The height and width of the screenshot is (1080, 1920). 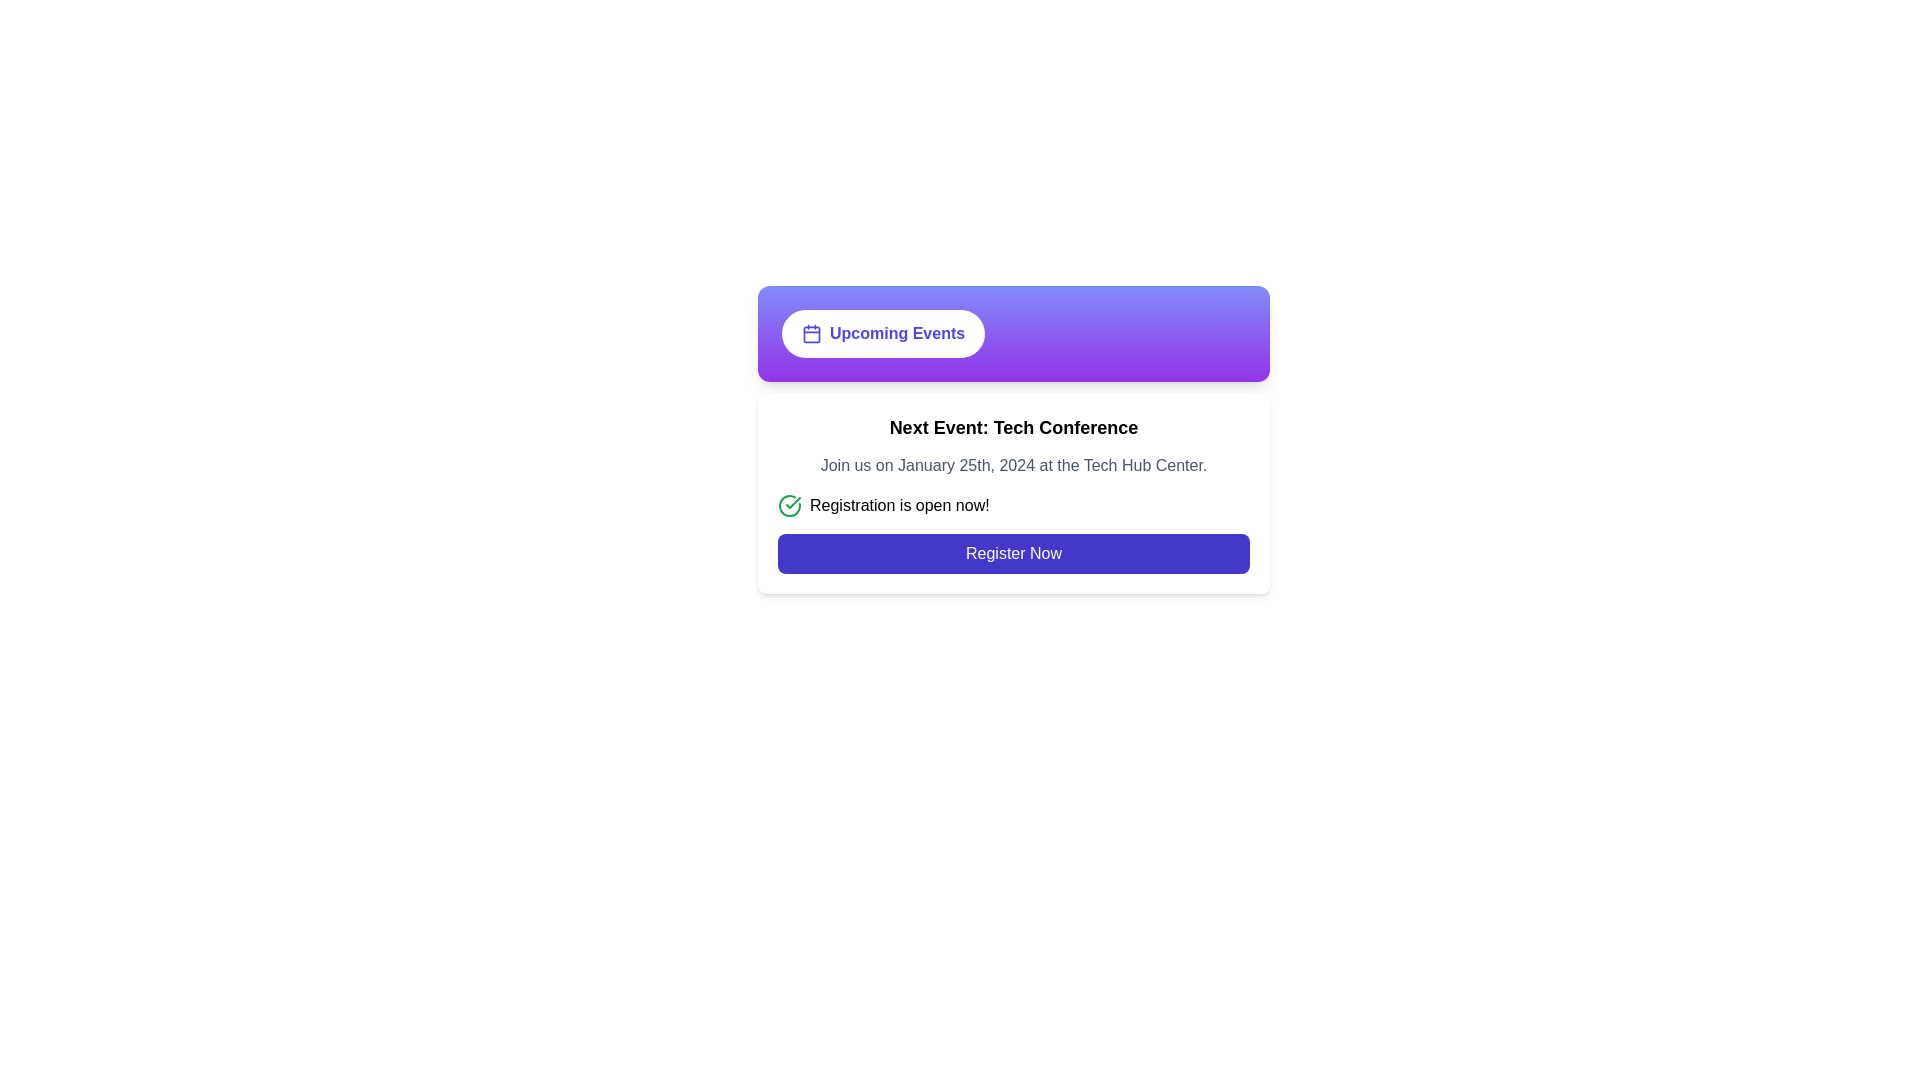 What do you see at coordinates (1013, 466) in the screenshot?
I see `the informative text element that displays details about the upcoming event, located within the middle section of a white card beneath the title 'Next Event: Tech Conference'` at bounding box center [1013, 466].